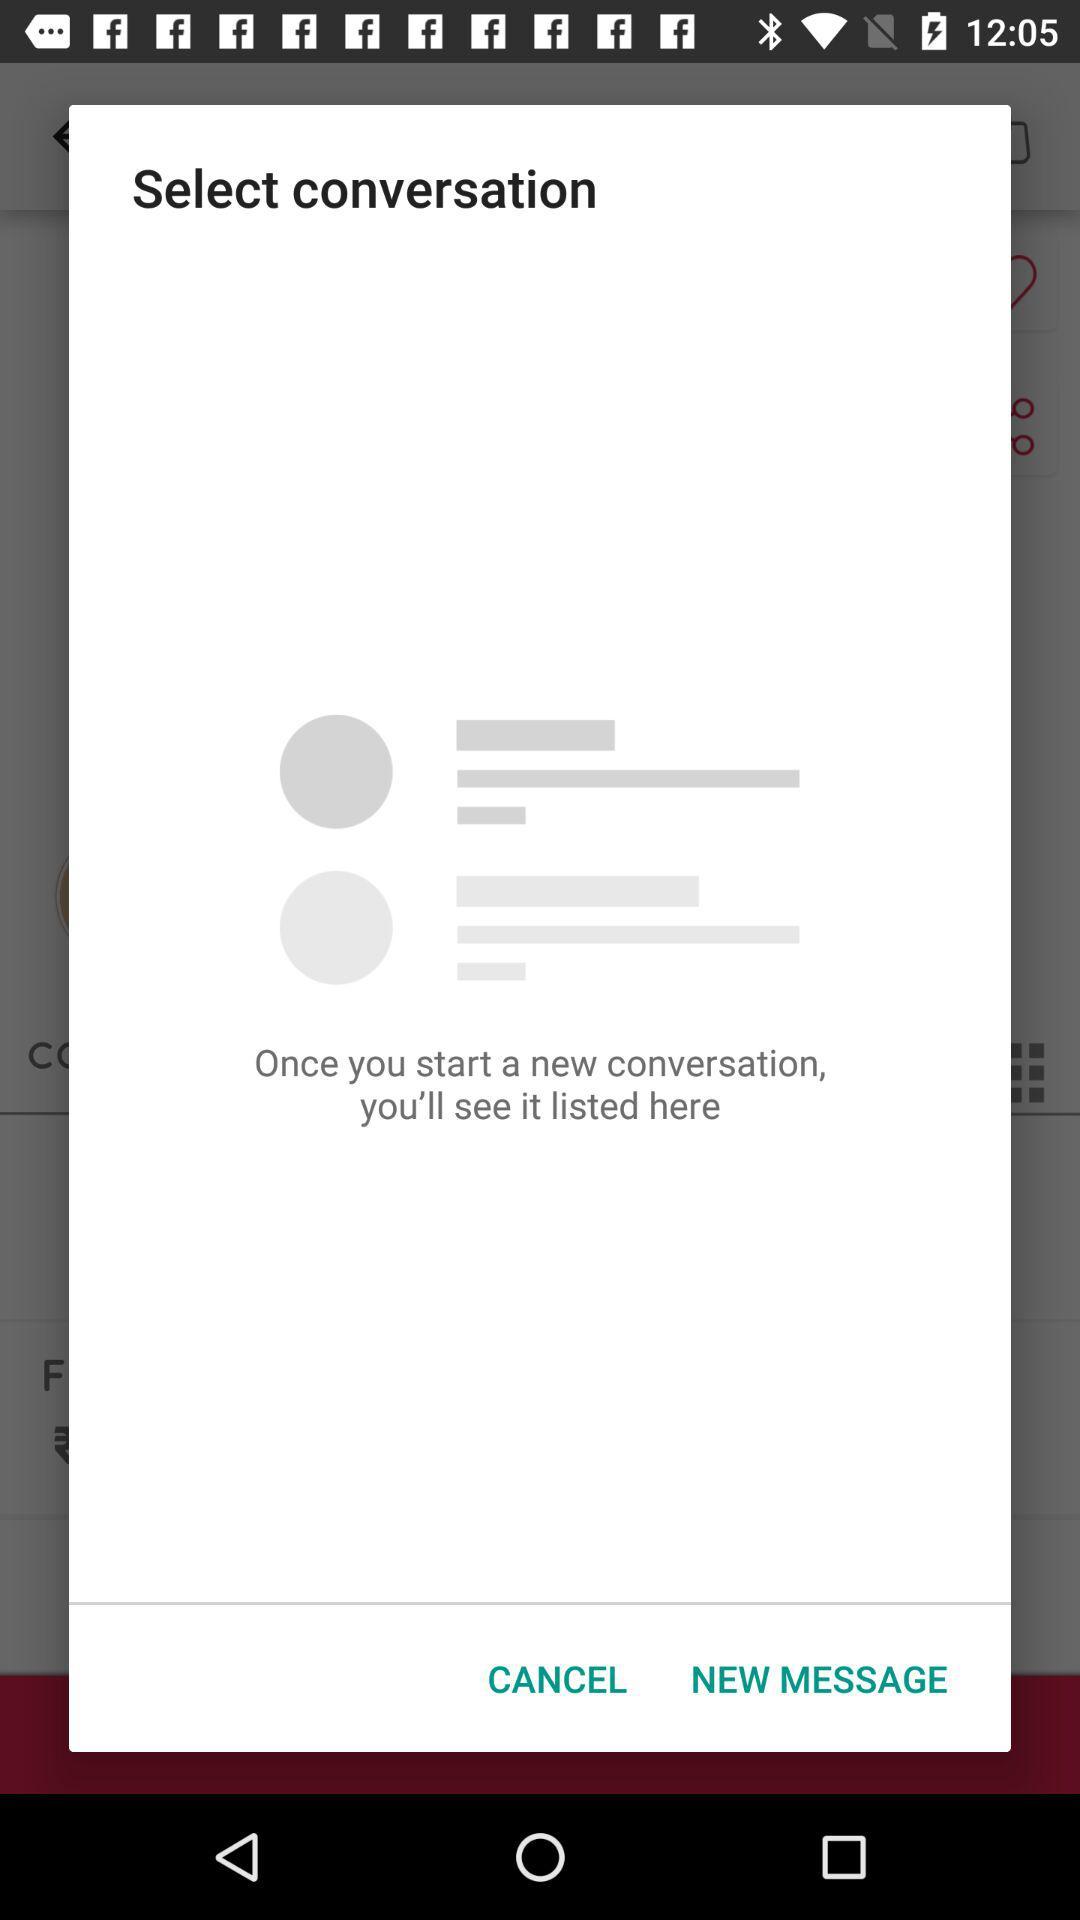 This screenshot has height=1920, width=1080. Describe the element at coordinates (557, 1678) in the screenshot. I see `the button next to new message icon` at that location.